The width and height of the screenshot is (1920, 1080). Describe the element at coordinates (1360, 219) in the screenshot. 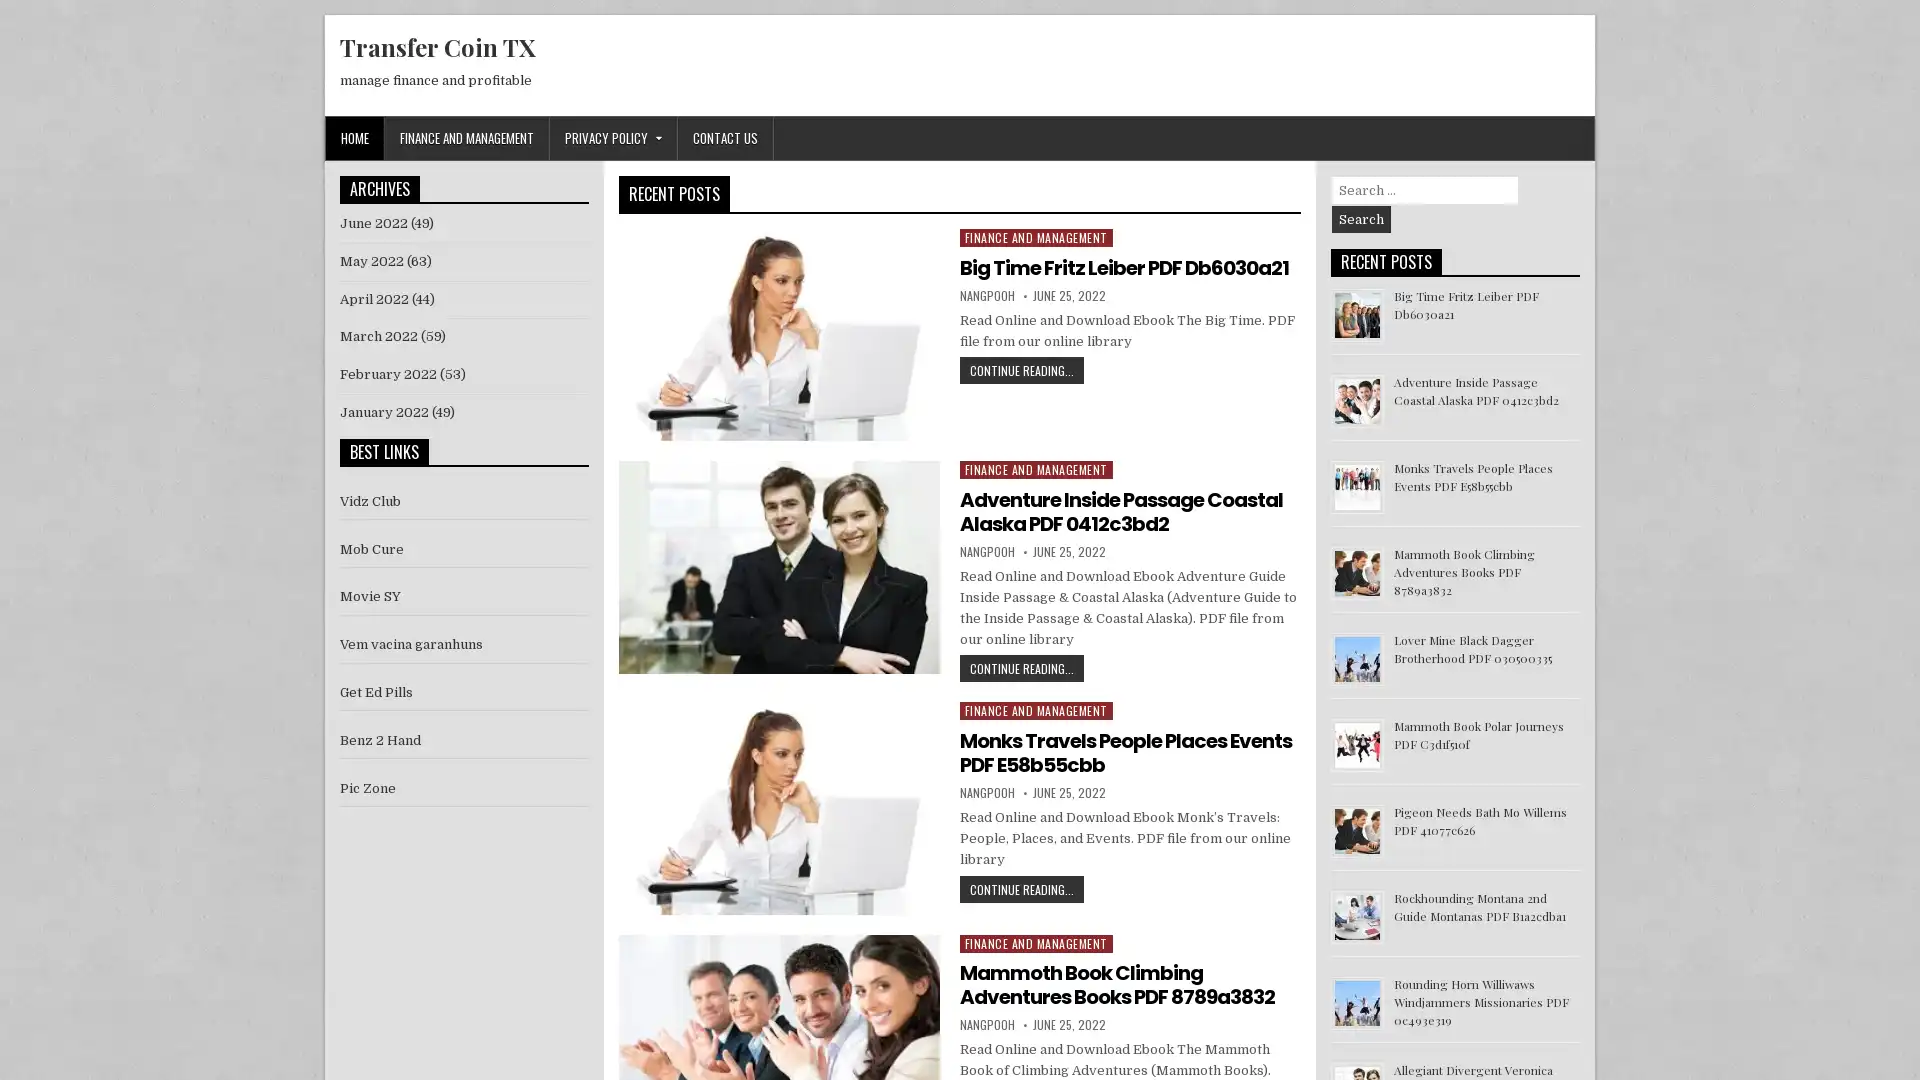

I see `Search` at that location.